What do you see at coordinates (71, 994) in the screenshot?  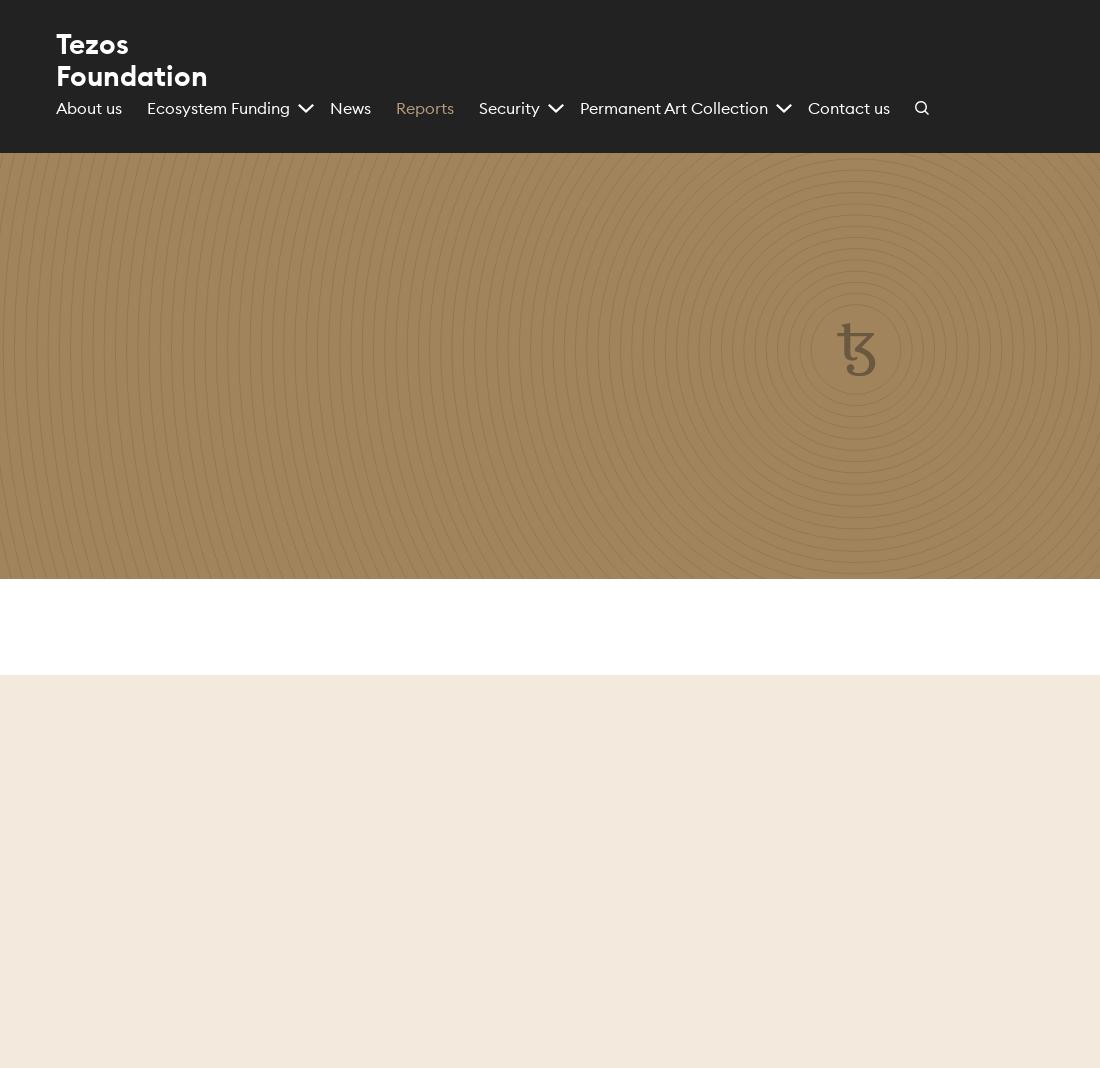 I see `'Accept'` at bounding box center [71, 994].